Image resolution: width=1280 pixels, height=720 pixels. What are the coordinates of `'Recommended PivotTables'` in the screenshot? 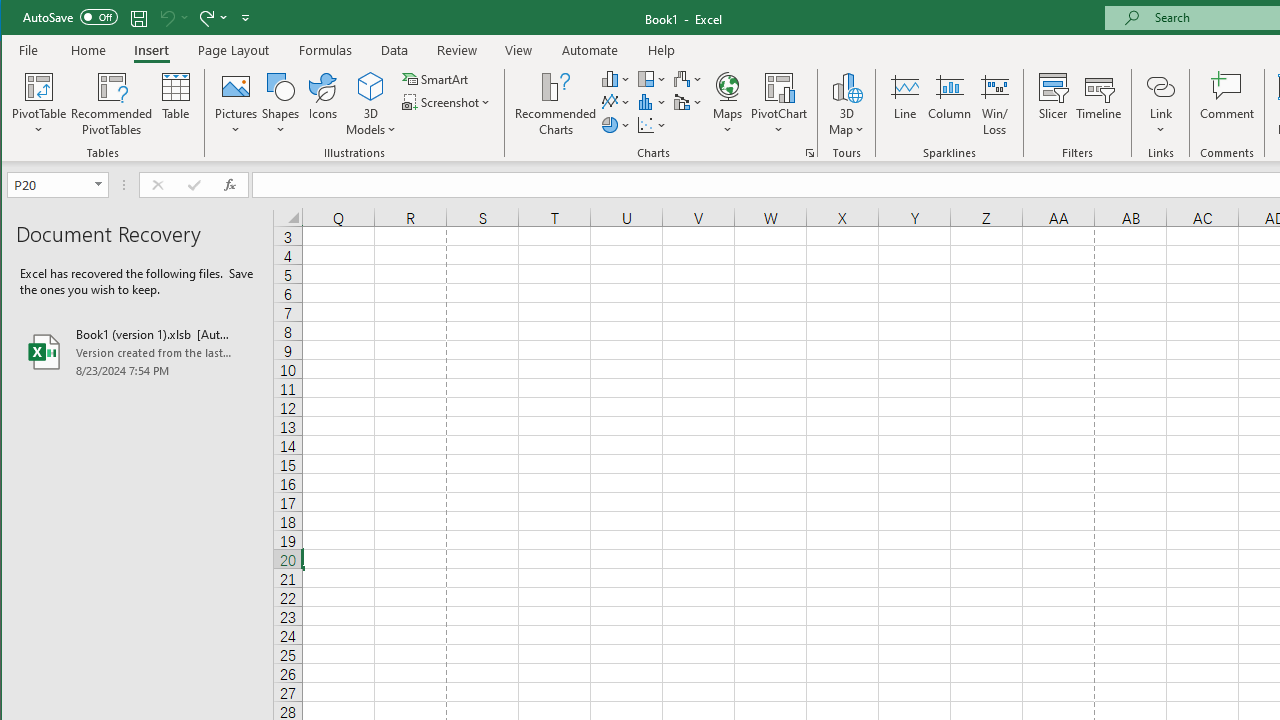 It's located at (111, 104).